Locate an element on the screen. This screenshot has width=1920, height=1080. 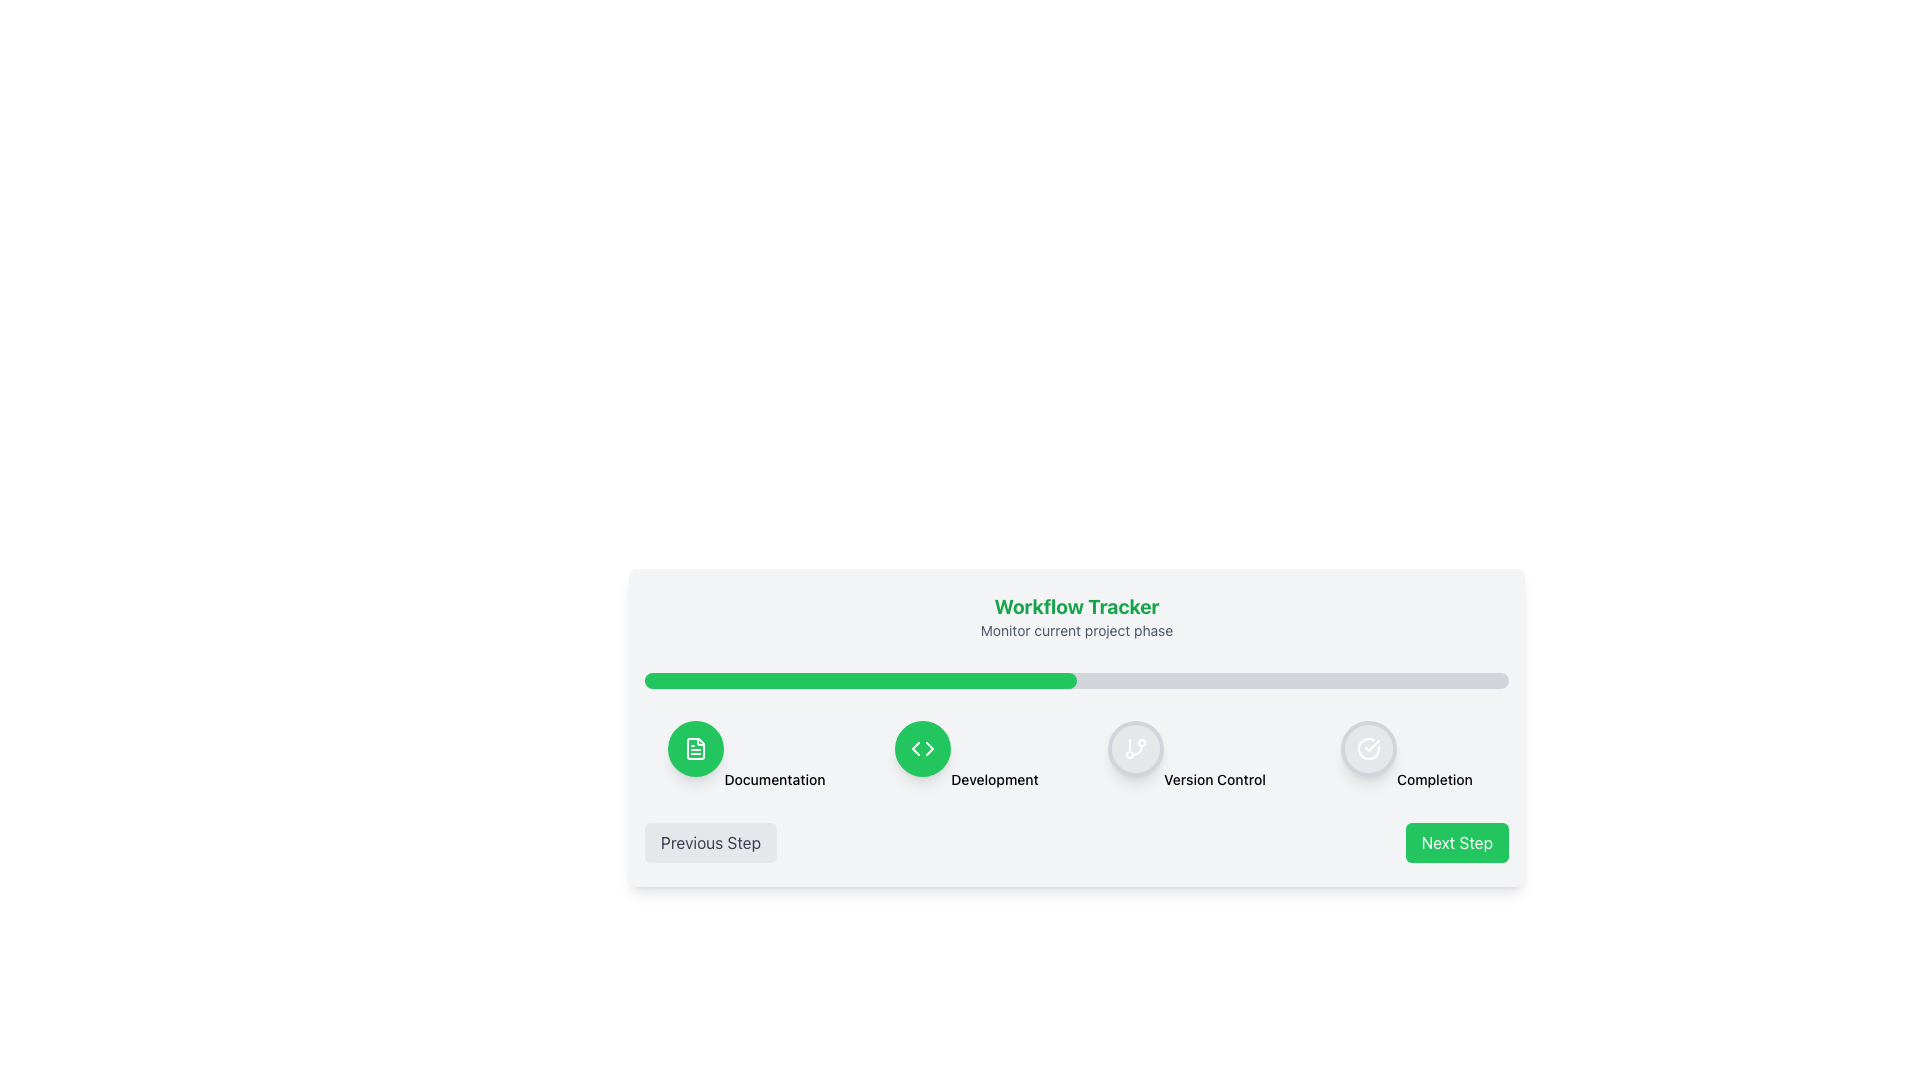
the left-pointing arrow SVG graphic inside the green circular button labeled 'Development', which indicates navigation for development progress is located at coordinates (915, 748).